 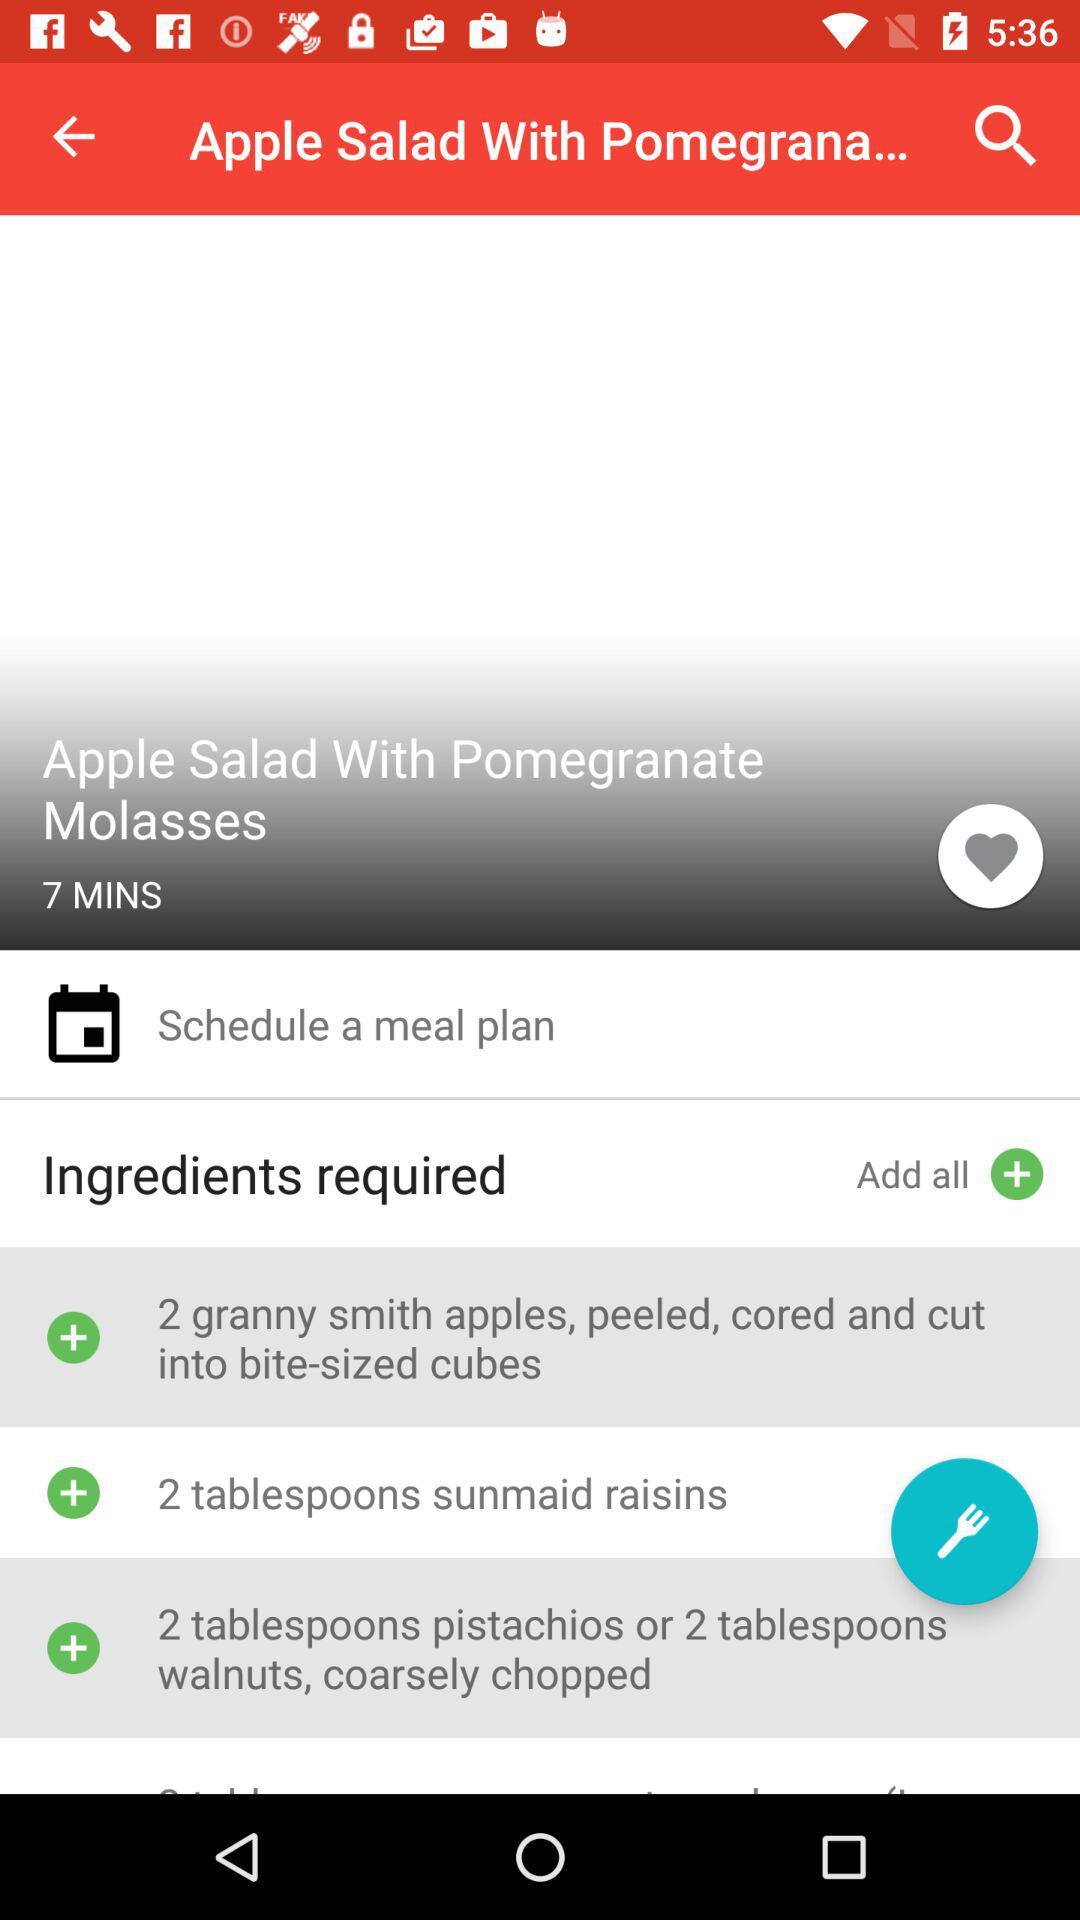 What do you see at coordinates (990, 855) in the screenshot?
I see `icon next to apple salad with icon` at bounding box center [990, 855].